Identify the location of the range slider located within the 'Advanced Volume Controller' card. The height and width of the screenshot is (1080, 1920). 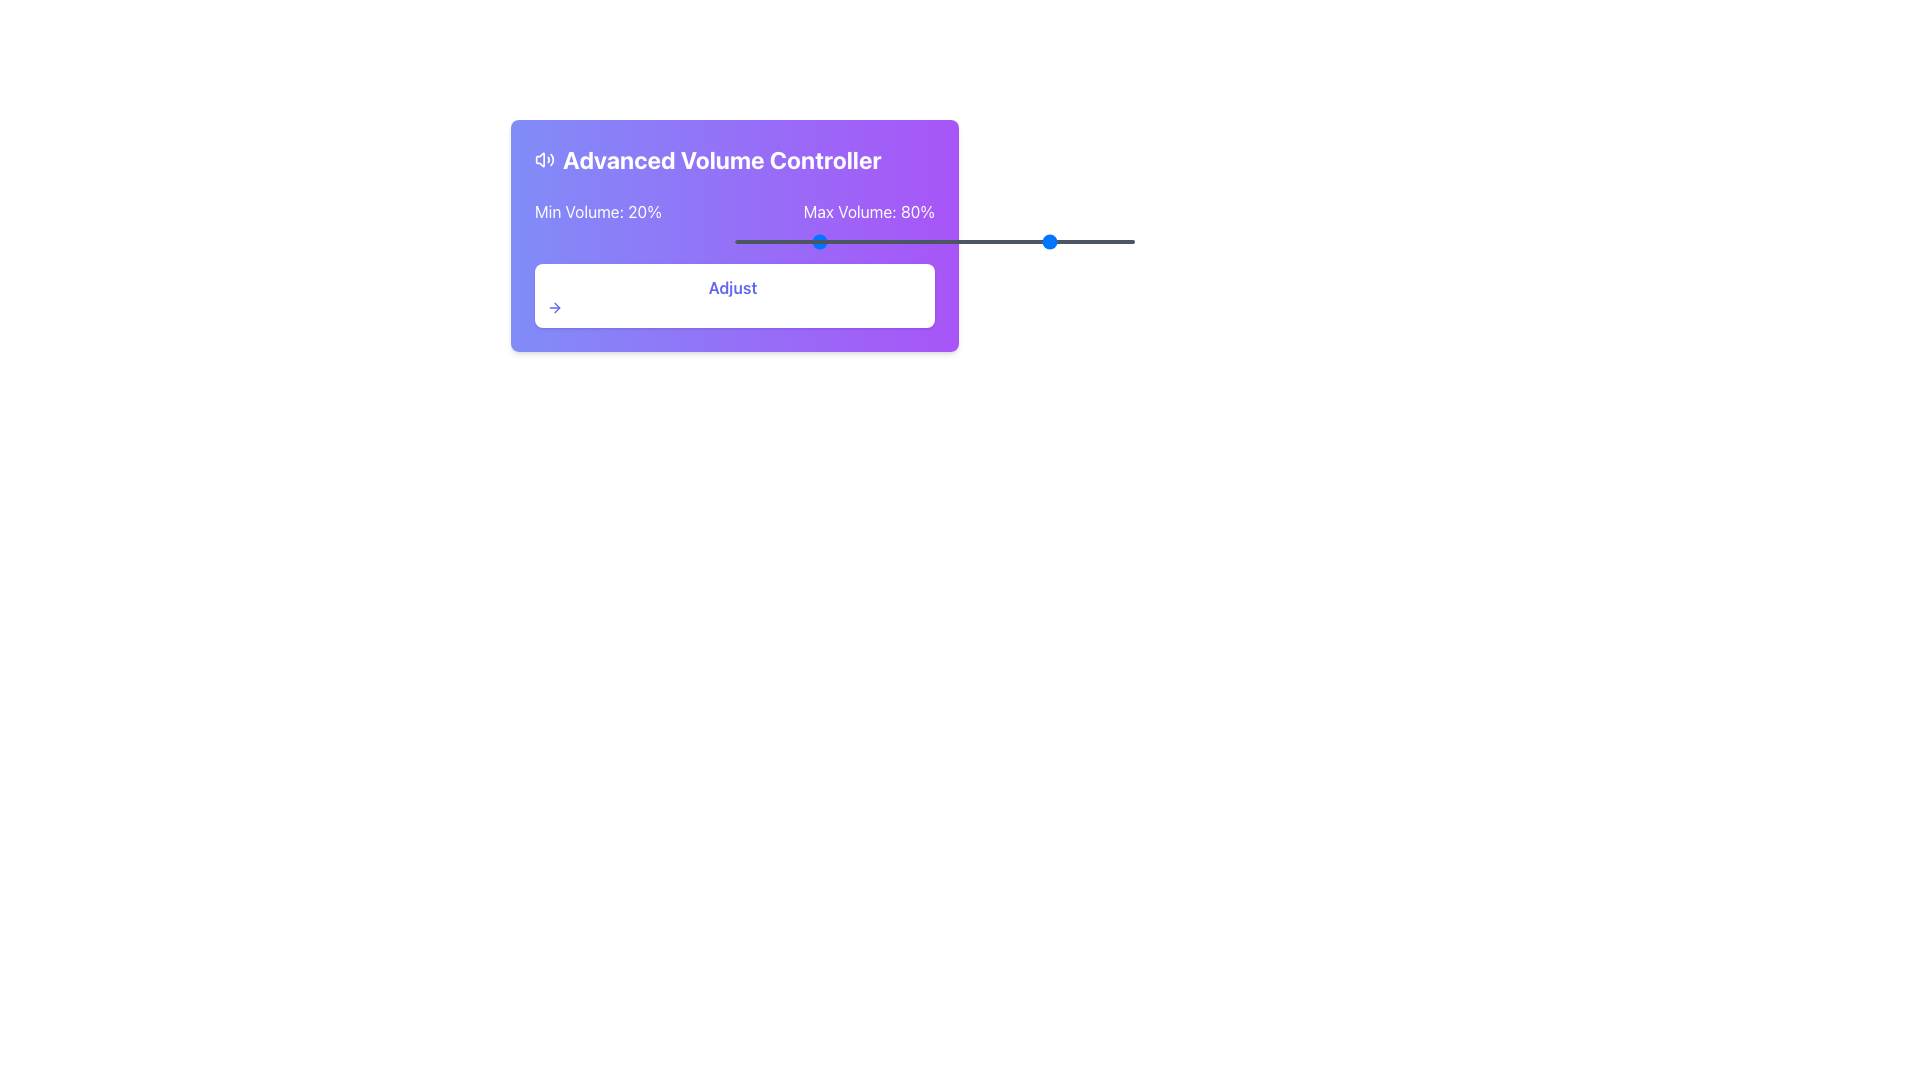
(934, 241).